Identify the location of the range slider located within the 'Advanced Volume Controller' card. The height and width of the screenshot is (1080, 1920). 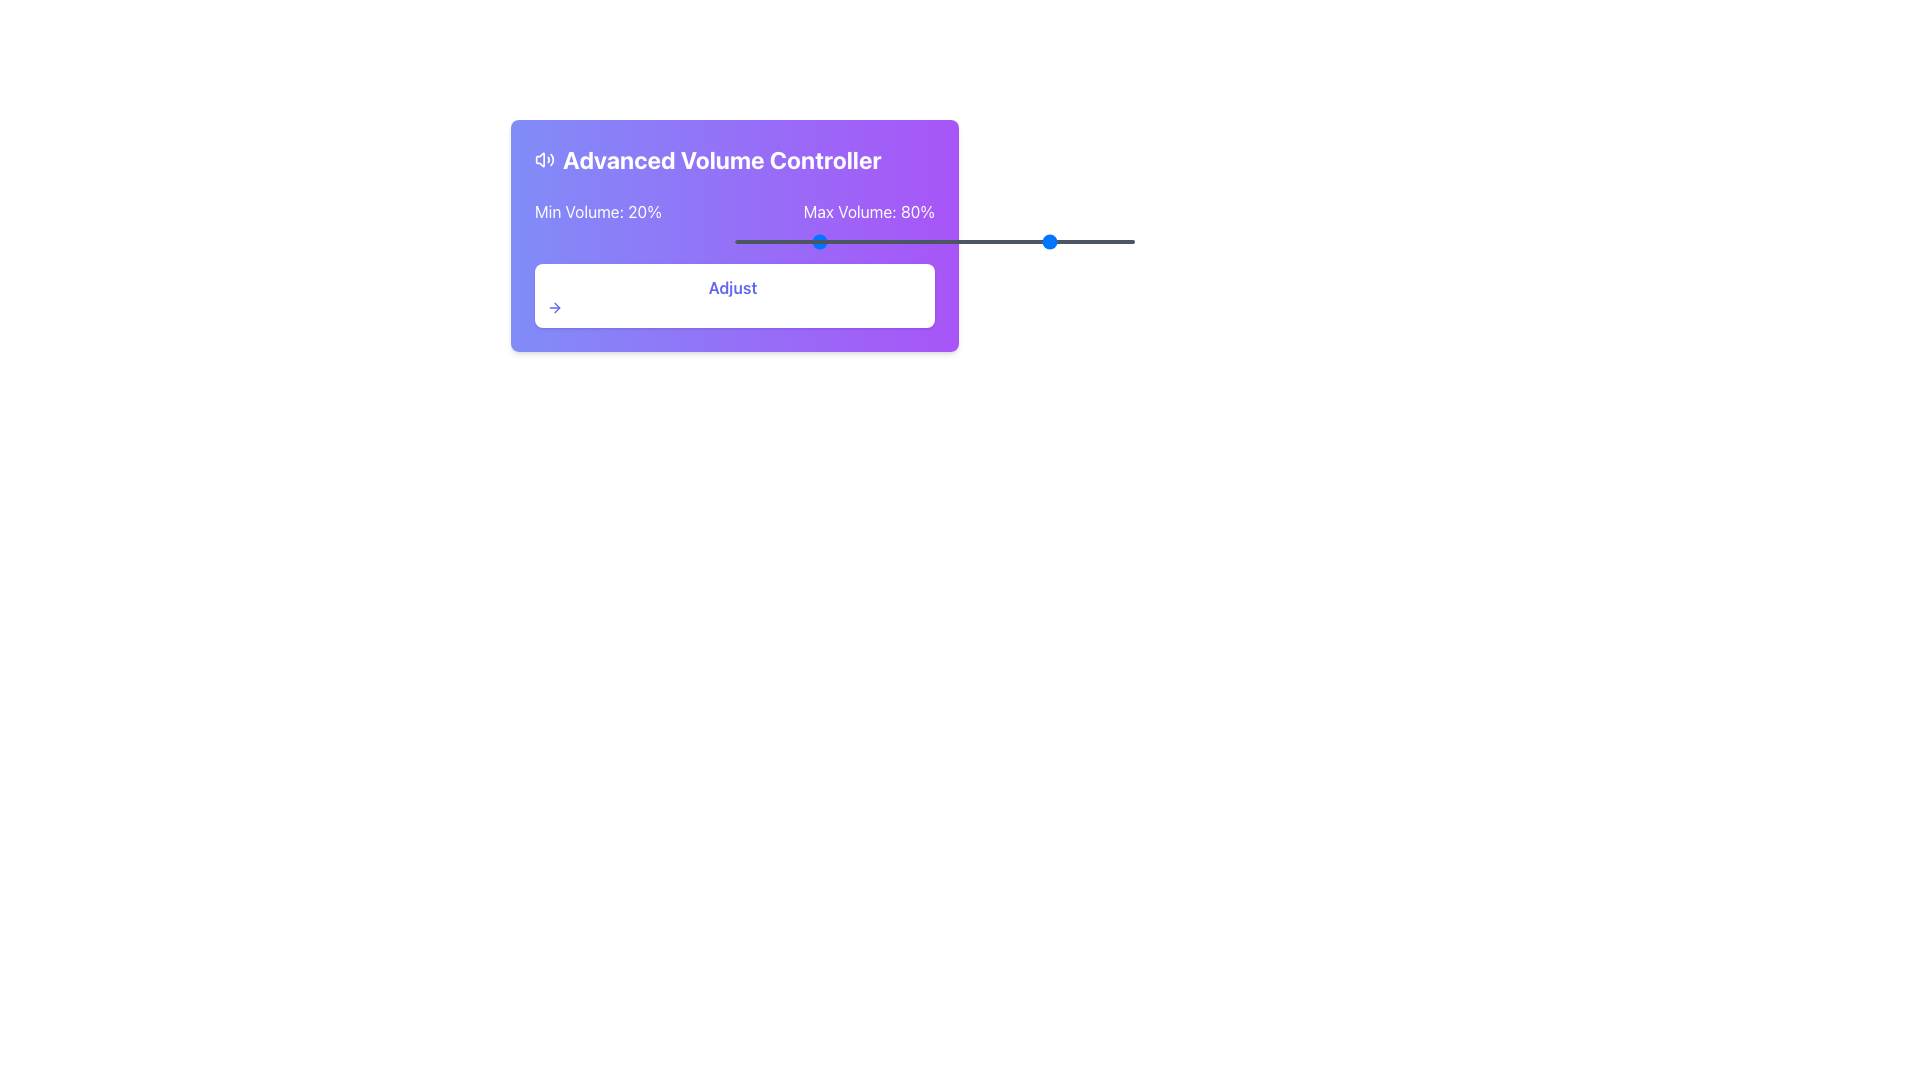
(934, 241).